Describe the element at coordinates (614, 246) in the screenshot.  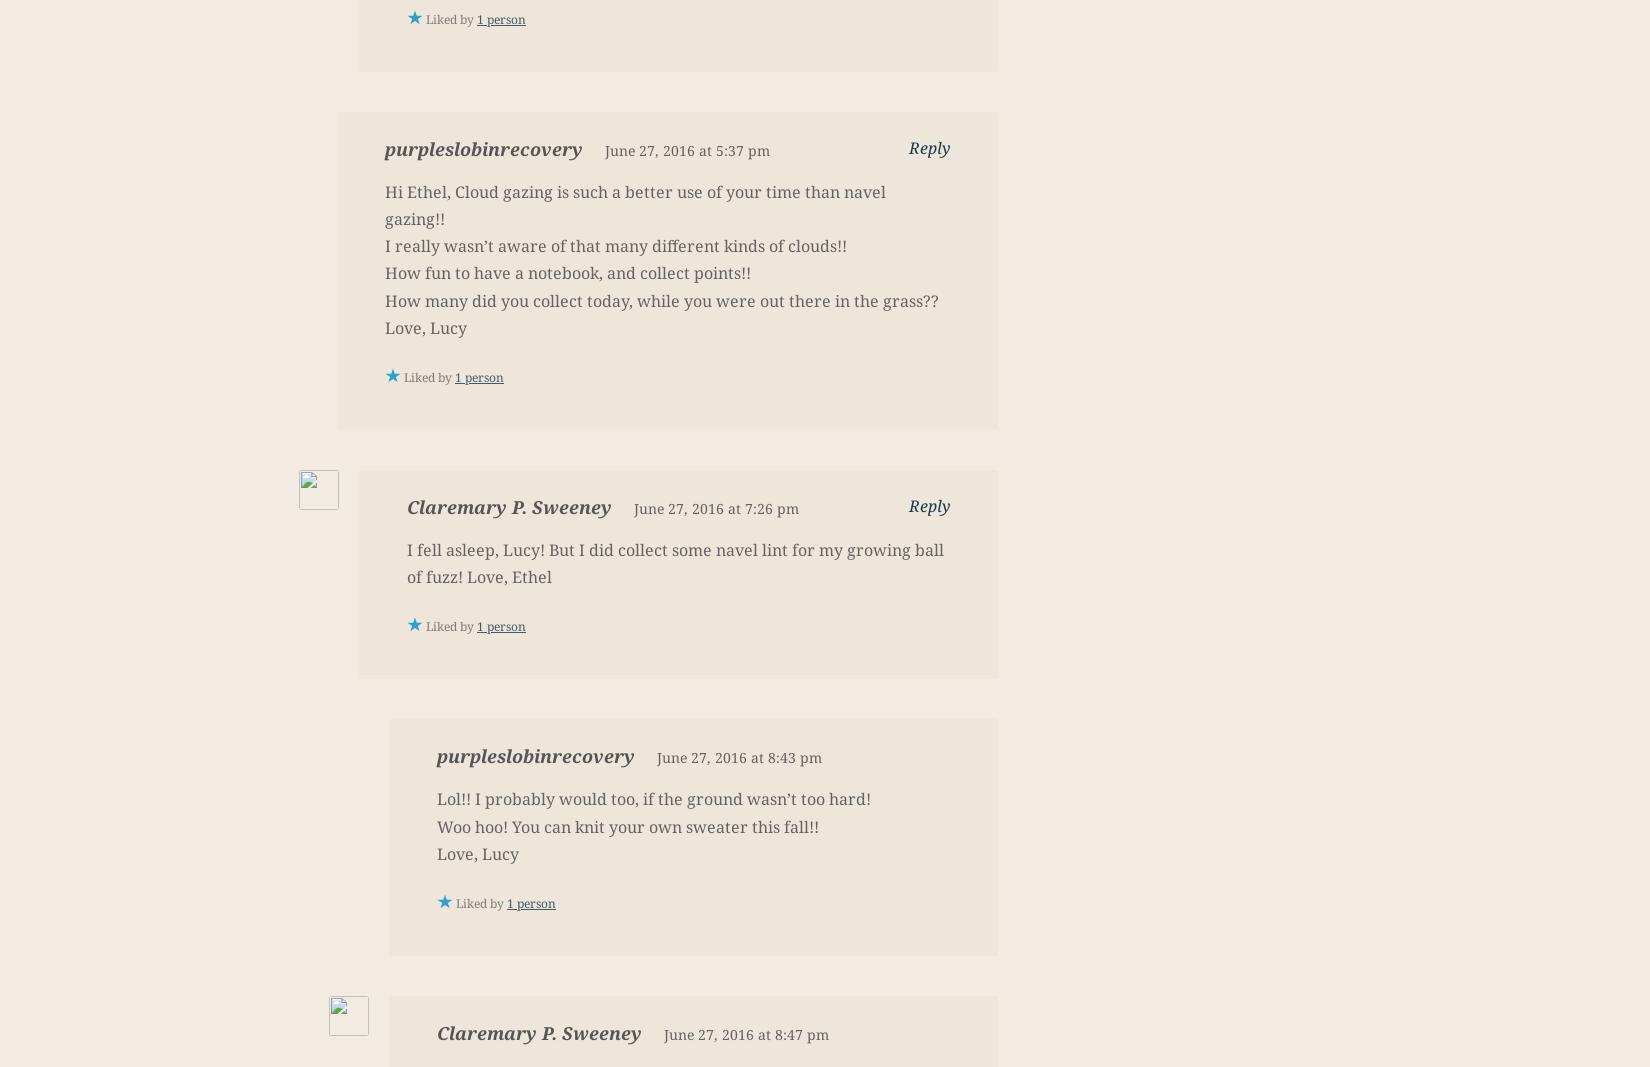
I see `'I really wasn’t aware of that many different kinds of clouds!!'` at that location.